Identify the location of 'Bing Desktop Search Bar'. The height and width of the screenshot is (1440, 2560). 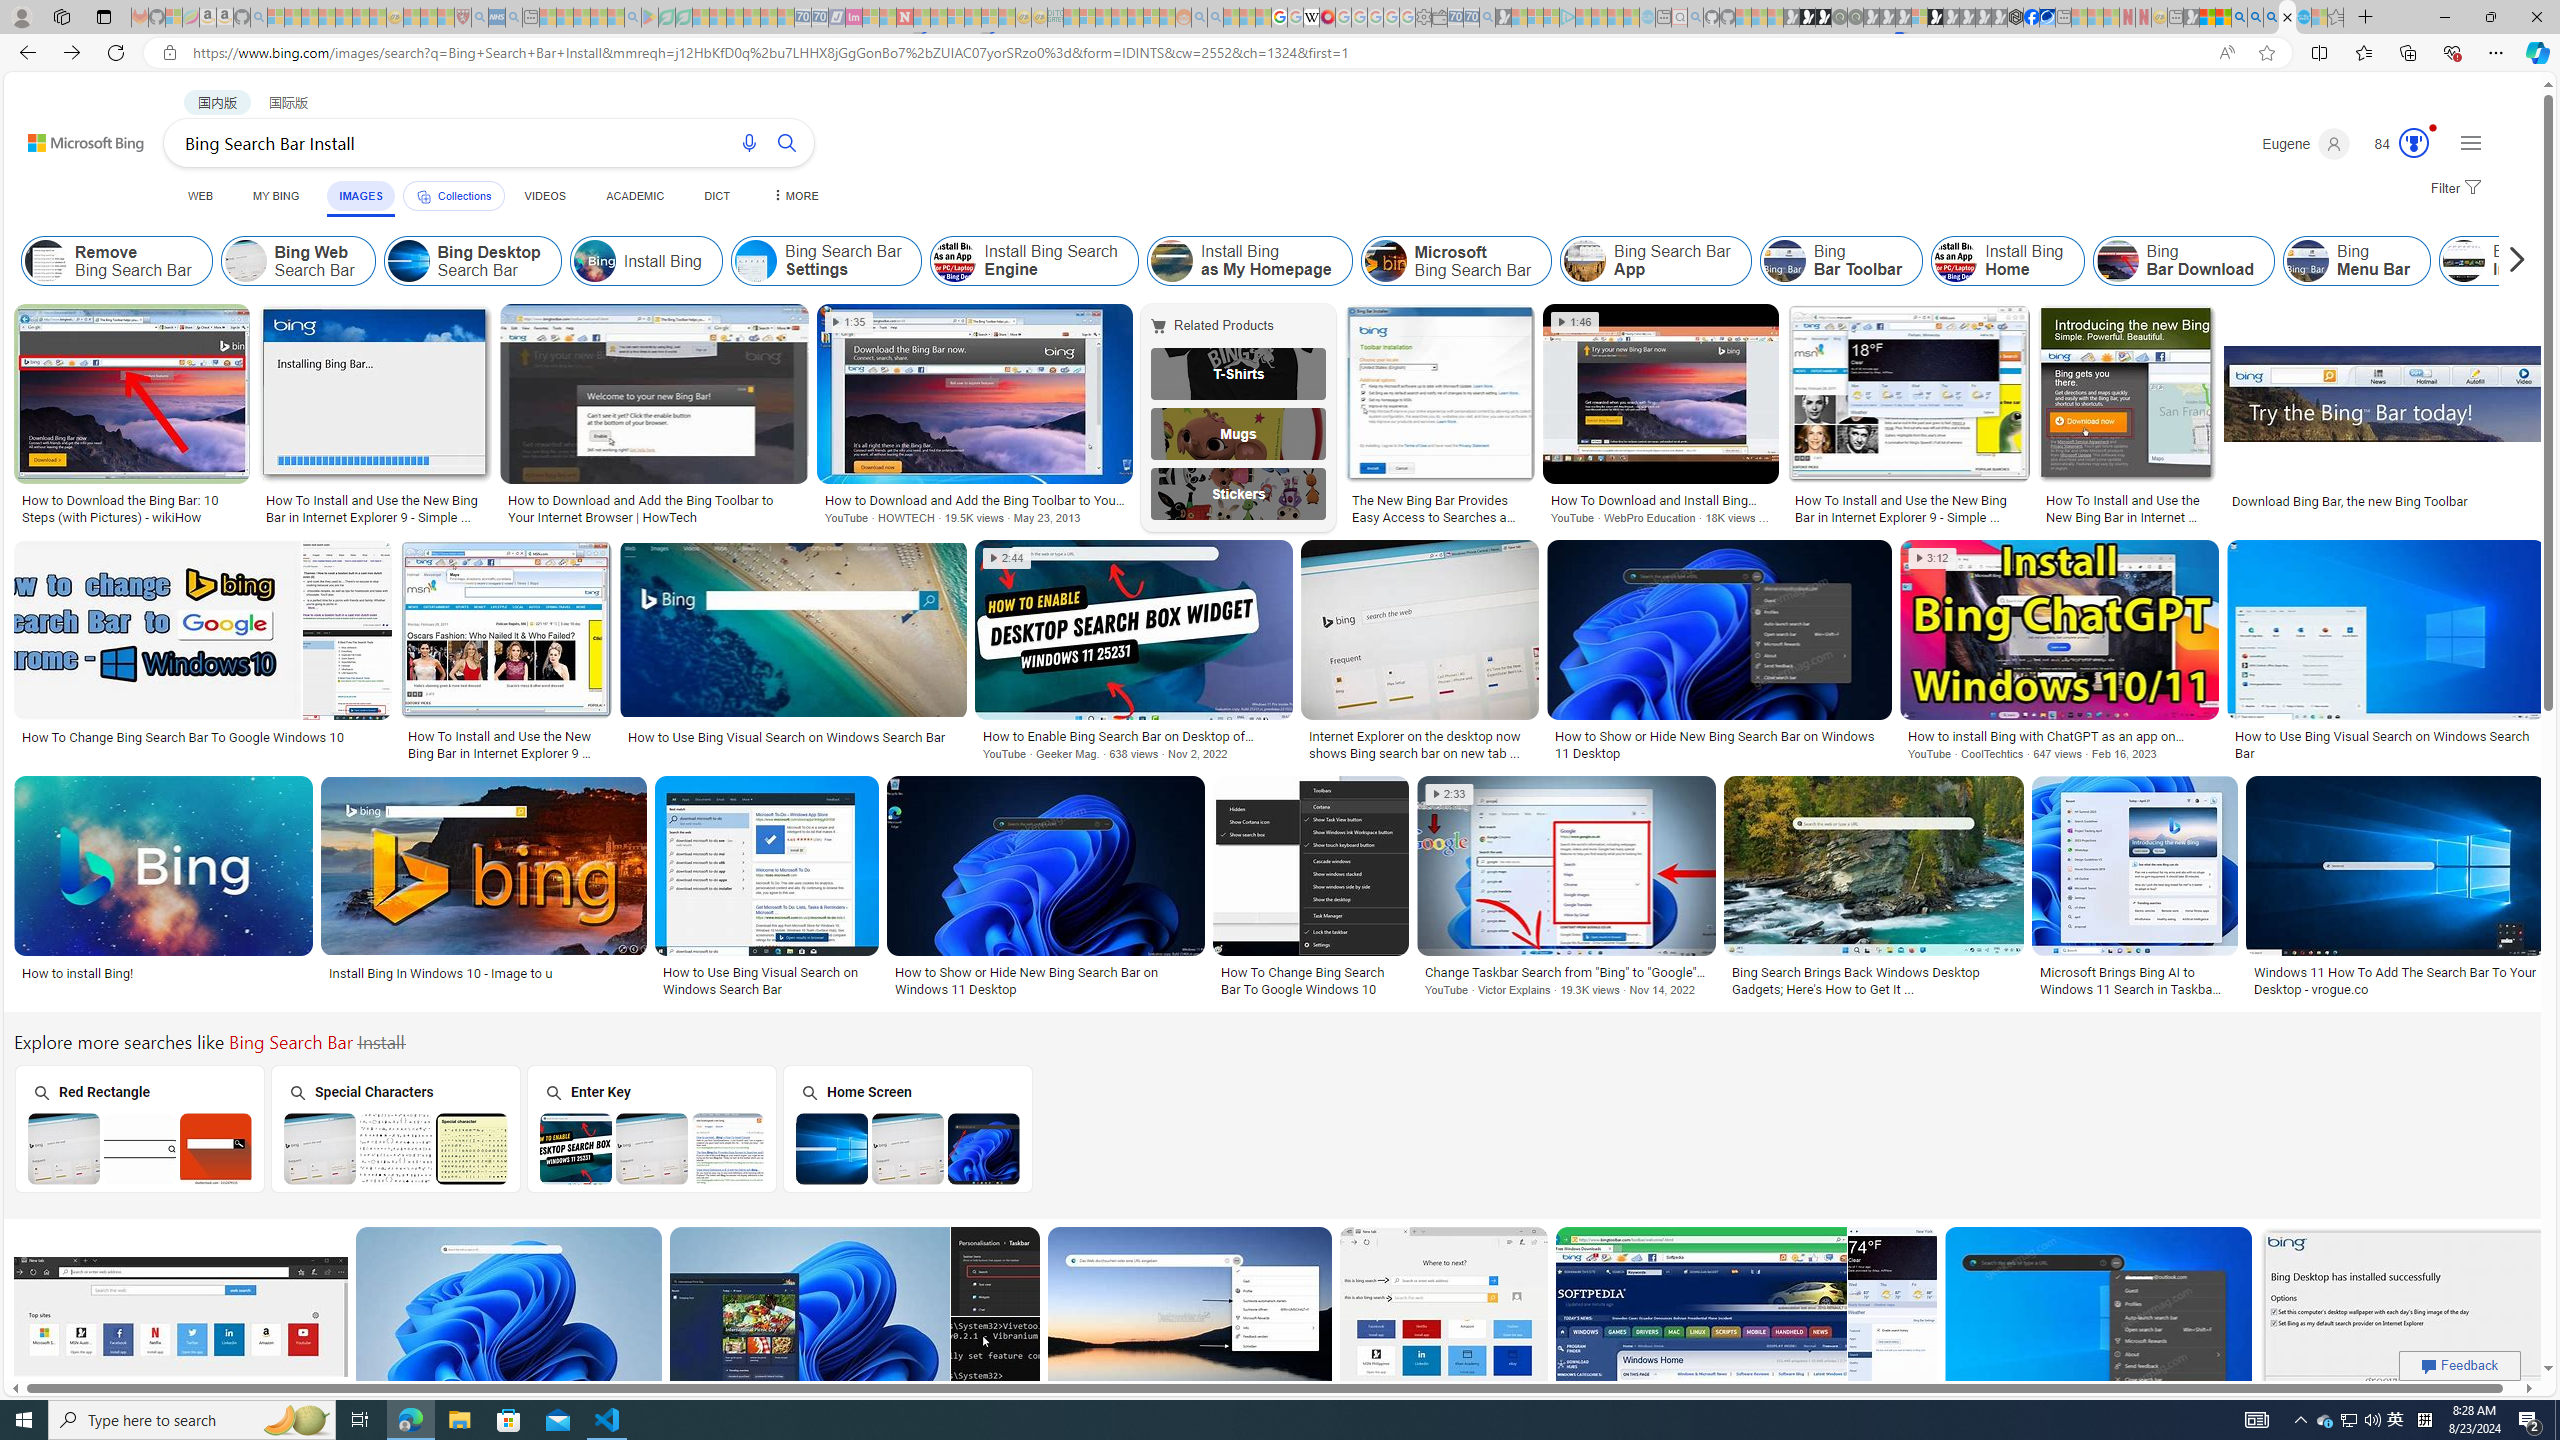
(407, 260).